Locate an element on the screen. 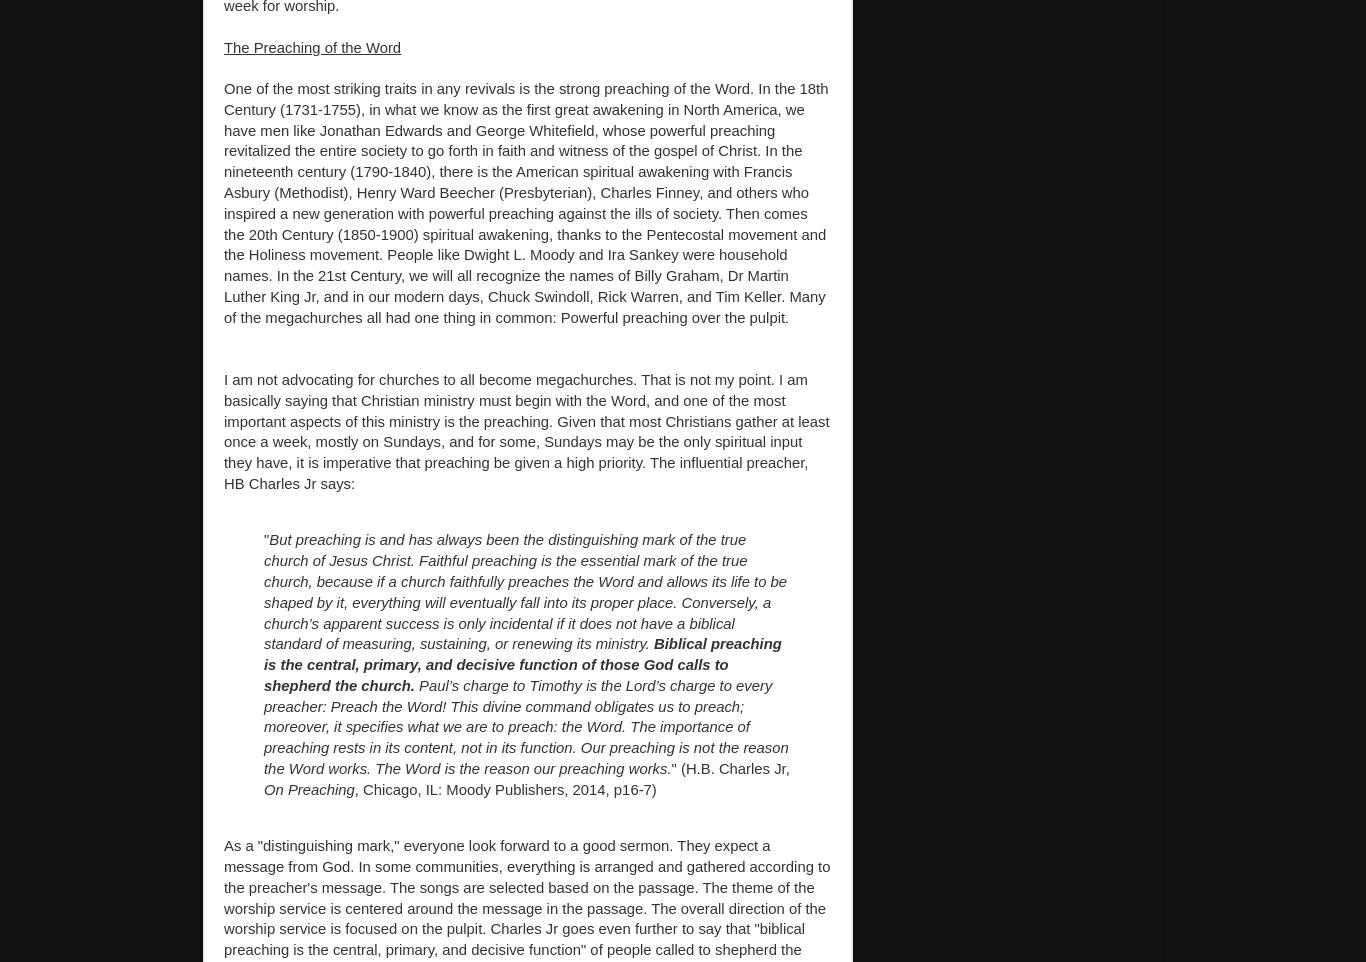  'One of the most striking traits in any revivals is the strong preaching of the Word. In the 18th Century (1731-1755), in what we know as the first great awakening in North America, we have men like Jonathan Edwards and George Whitefield, whose powerful preaching revitalized the entire society to go forth in faith and witness of the gospel of Christ. In the nineteenth century (1790-1840), there is the American spiritual awakening with Francis Asbury (Methodist), Henry Ward Beecher (Presbyterian), Charles Finney, and others who inspired a new generation with powerful preaching against the ills of society. Then comes the 20th Century (1850-1900) spiritual awakening, thanks to the Pentecostal movement and the Holiness movement. People like Dwight L. Moody and Ira Sankey were household names. In the 21st Century, we will all recognize the names of Billy Graham, Dr Martin Luther King Jr, and in our modern days, Chuck Swindoll, Rick Warren, and Tim Keller. Many of the megachurches all had one thing in common: Powerful preaching over the pulpit.' is located at coordinates (526, 201).